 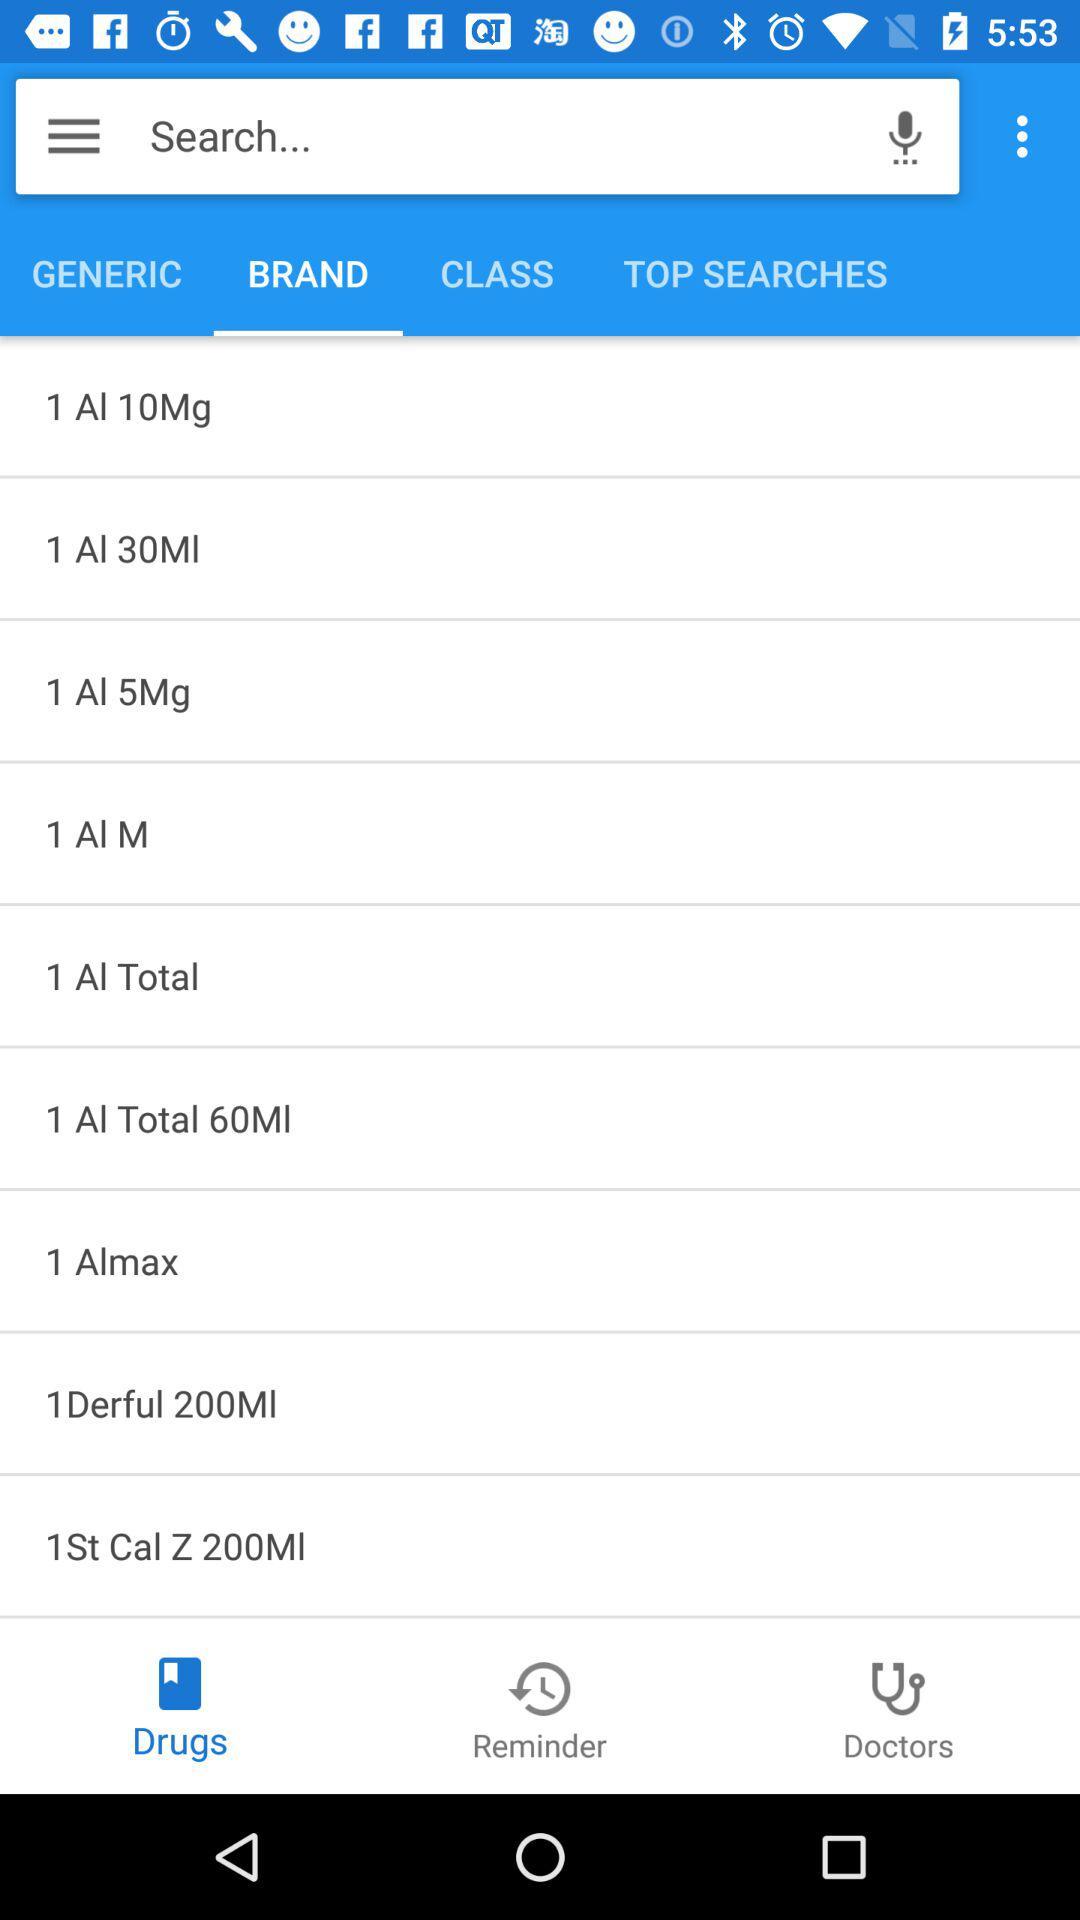 I want to click on the item above generic, so click(x=504, y=135).